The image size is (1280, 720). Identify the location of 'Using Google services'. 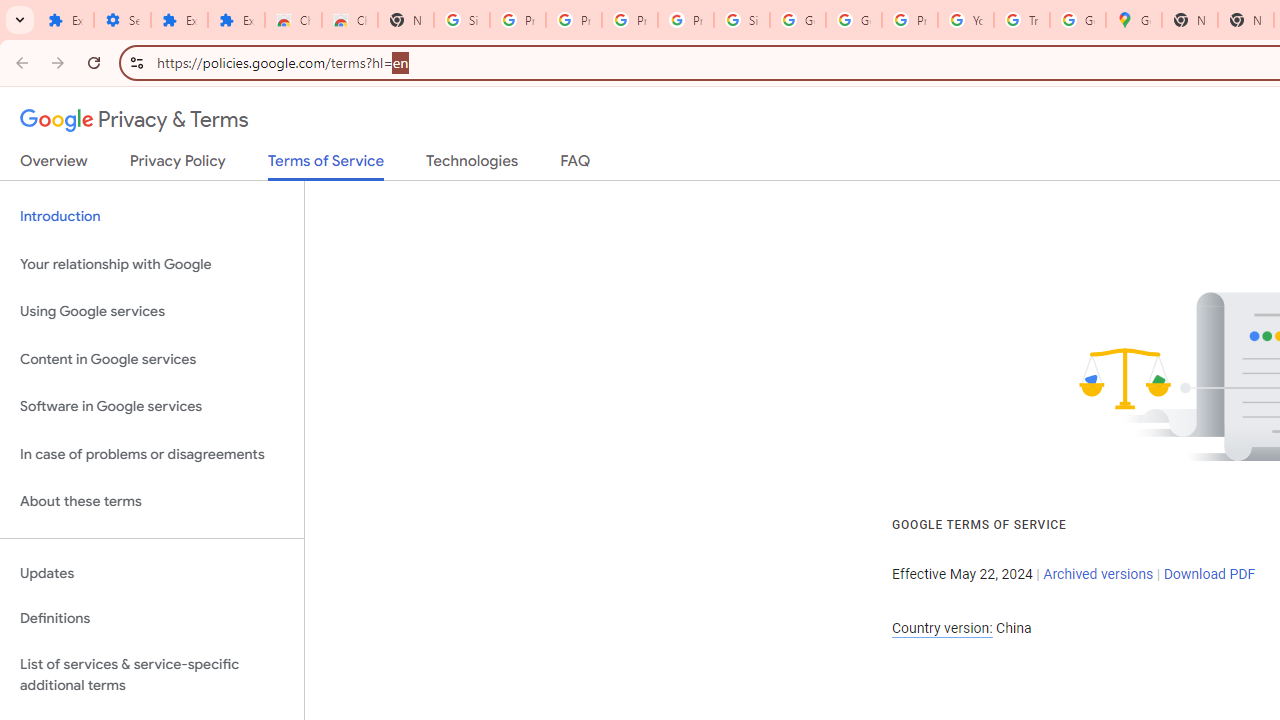
(151, 312).